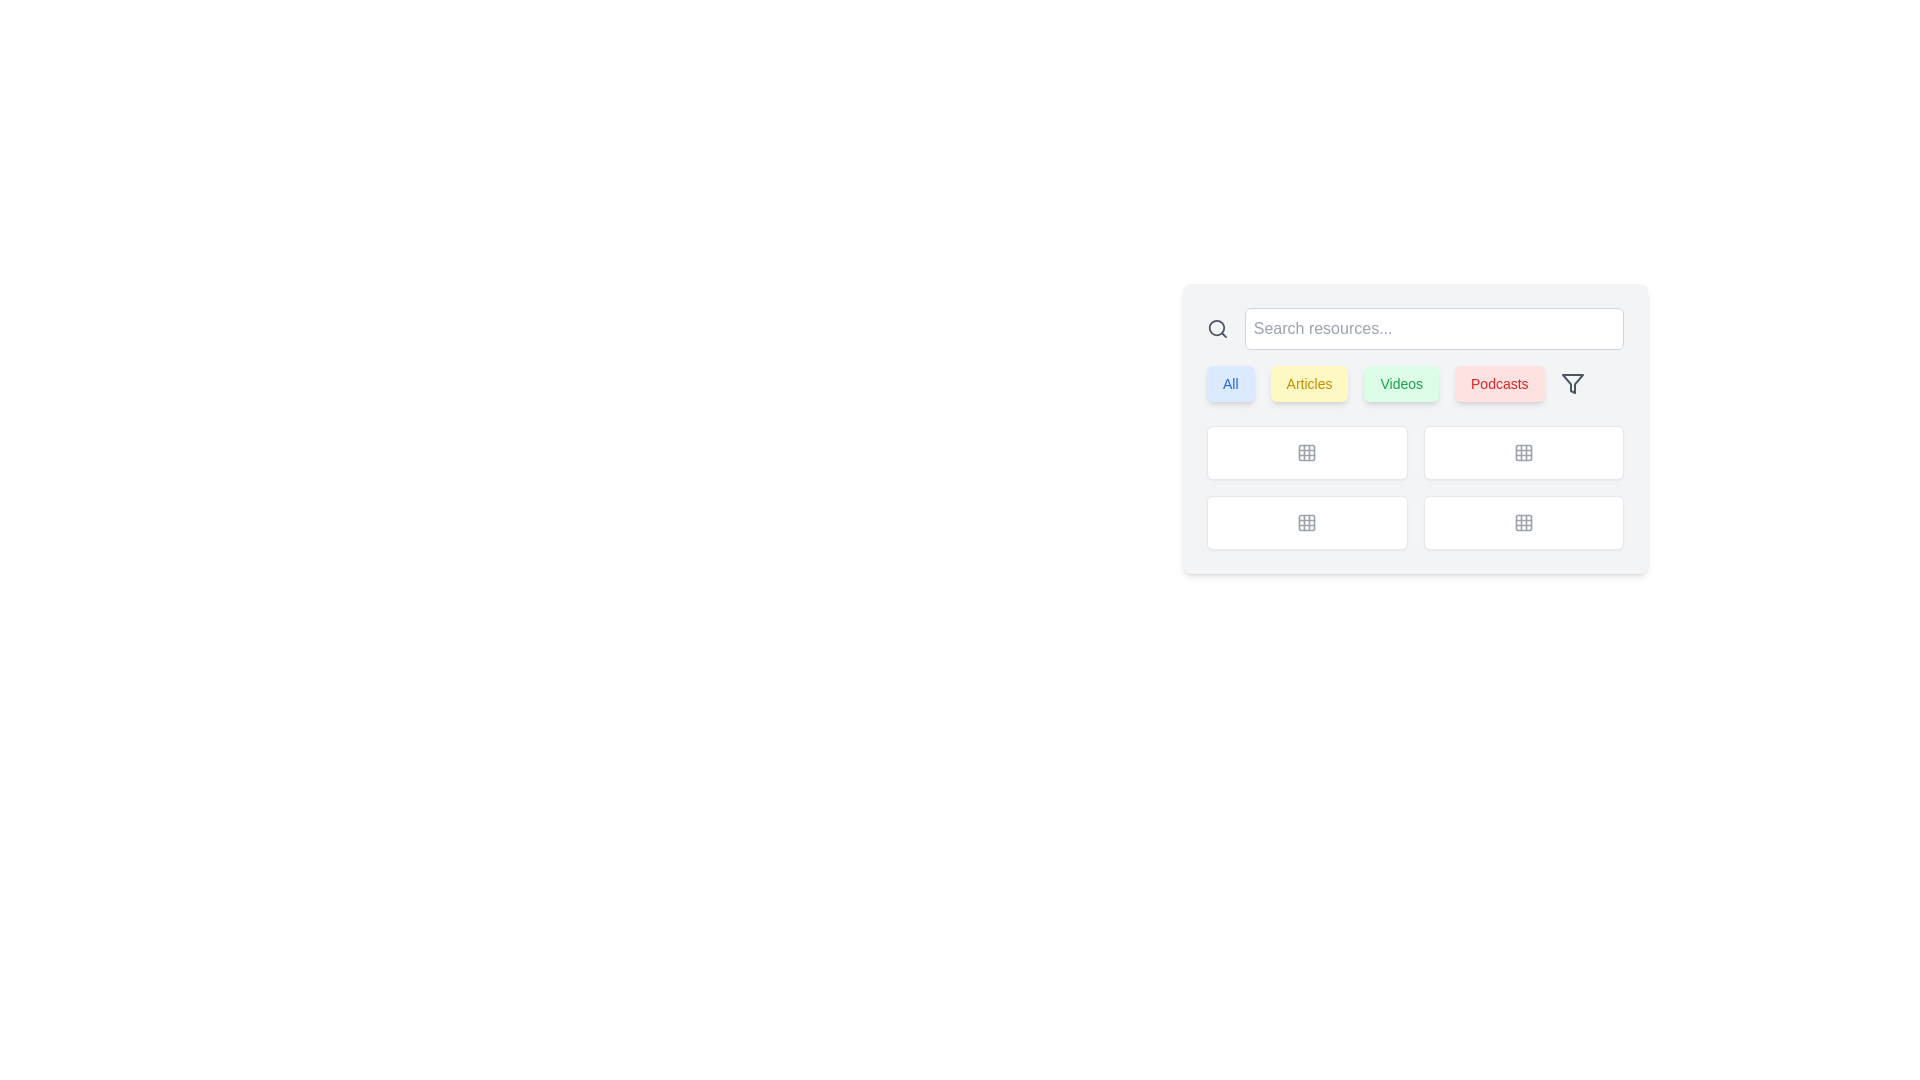 This screenshot has width=1920, height=1080. Describe the element at coordinates (1307, 522) in the screenshot. I see `the third Iconic button in the grid layout` at that location.